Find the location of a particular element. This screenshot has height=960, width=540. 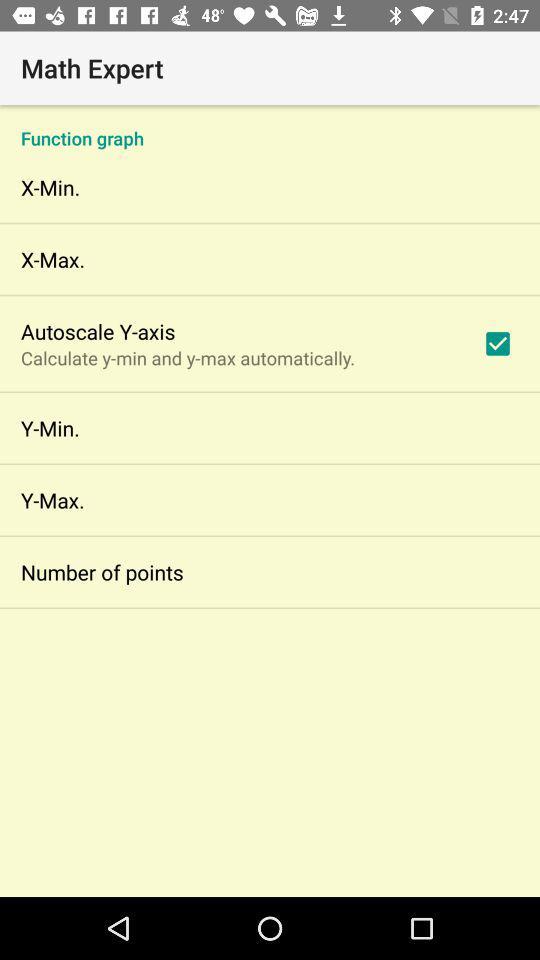

icon below the math expert icon is located at coordinates (270, 126).